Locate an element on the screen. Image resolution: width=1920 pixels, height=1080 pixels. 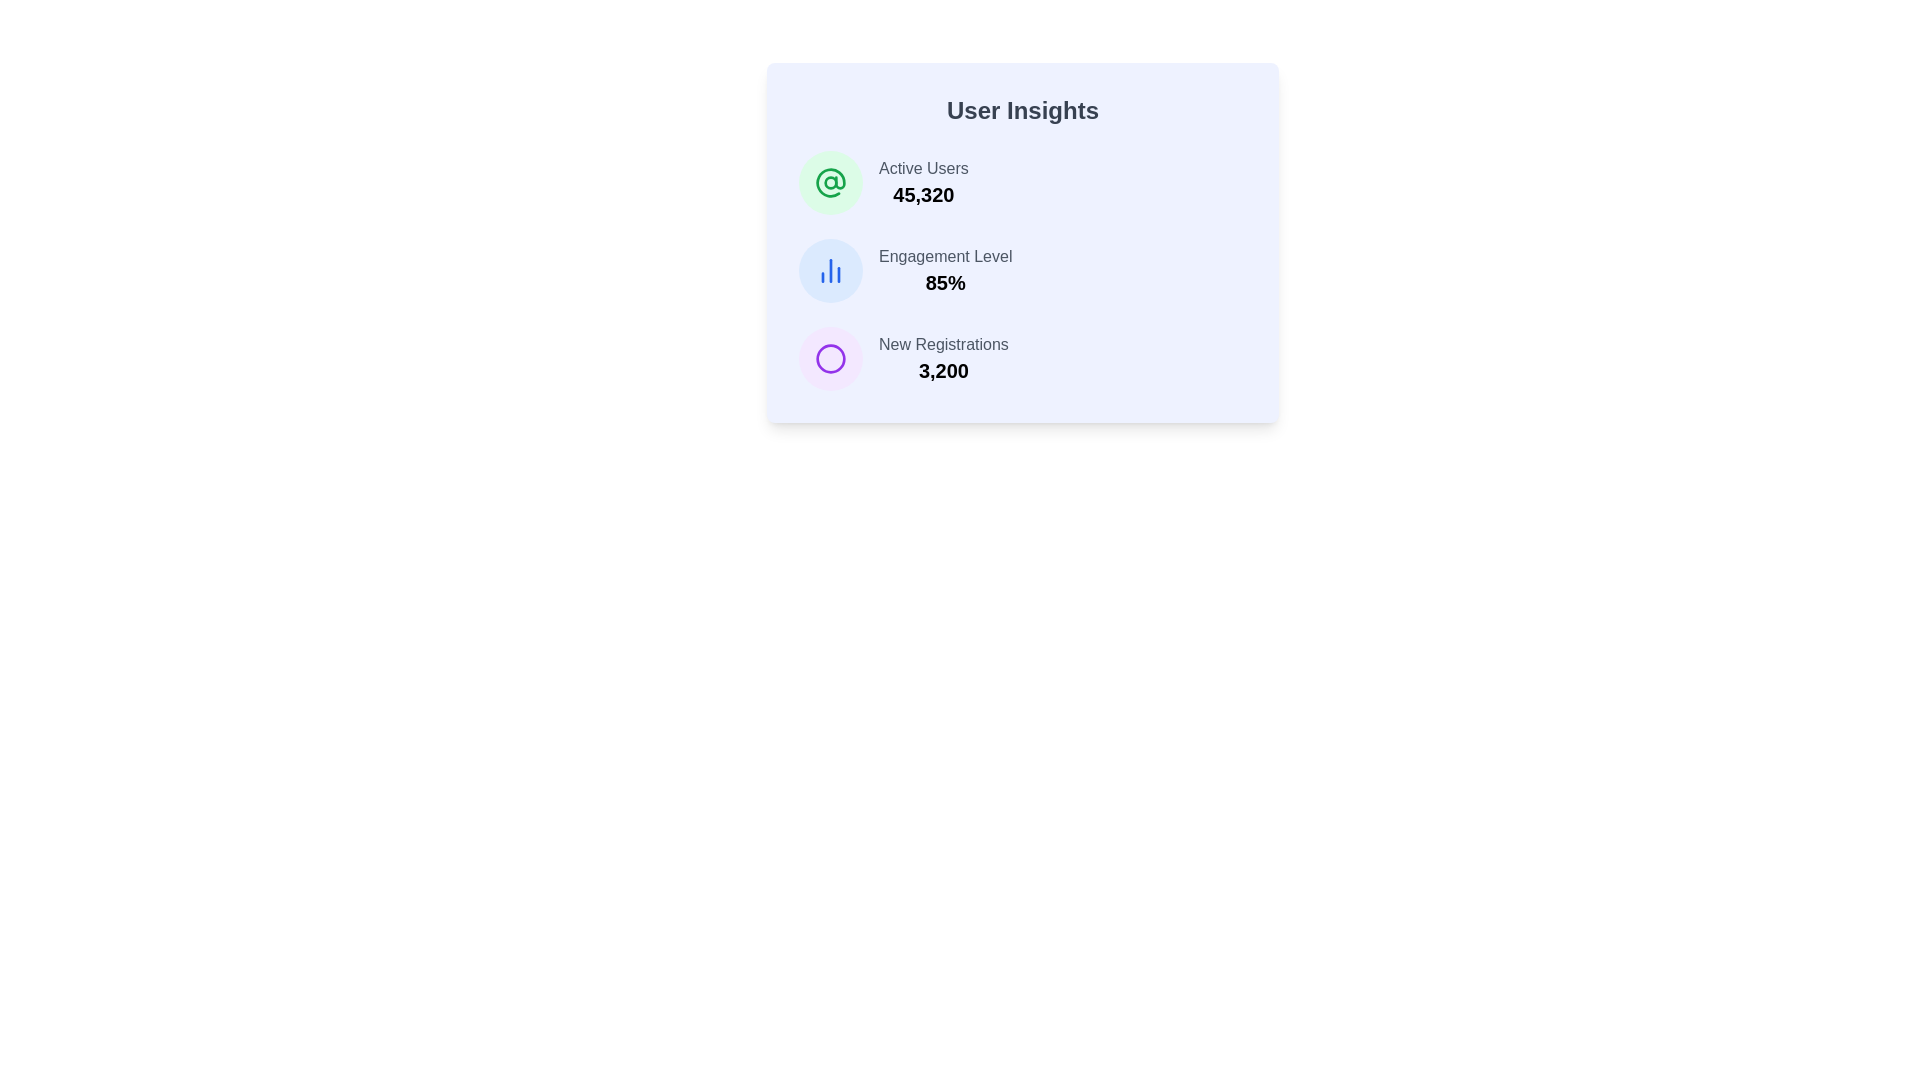
the text label describing the data point for 'New Registrations', which is positioned to the right of a purple circular icon and above the number '3,200' is located at coordinates (942, 343).